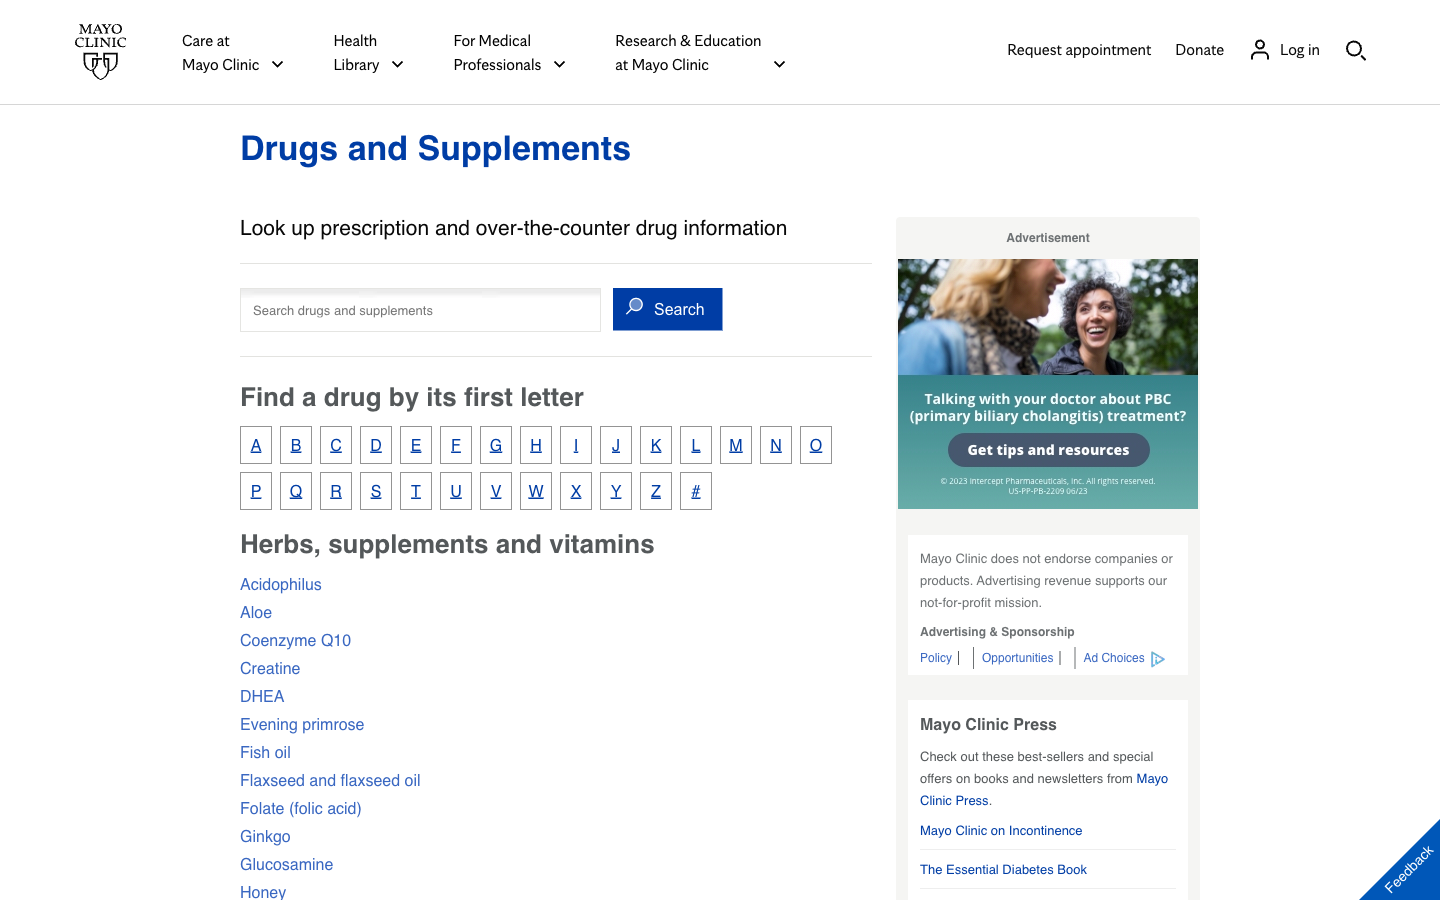 The image size is (1440, 900). Describe the element at coordinates (435, 147) in the screenshot. I see `Refresh or reload the page without keying anything` at that location.